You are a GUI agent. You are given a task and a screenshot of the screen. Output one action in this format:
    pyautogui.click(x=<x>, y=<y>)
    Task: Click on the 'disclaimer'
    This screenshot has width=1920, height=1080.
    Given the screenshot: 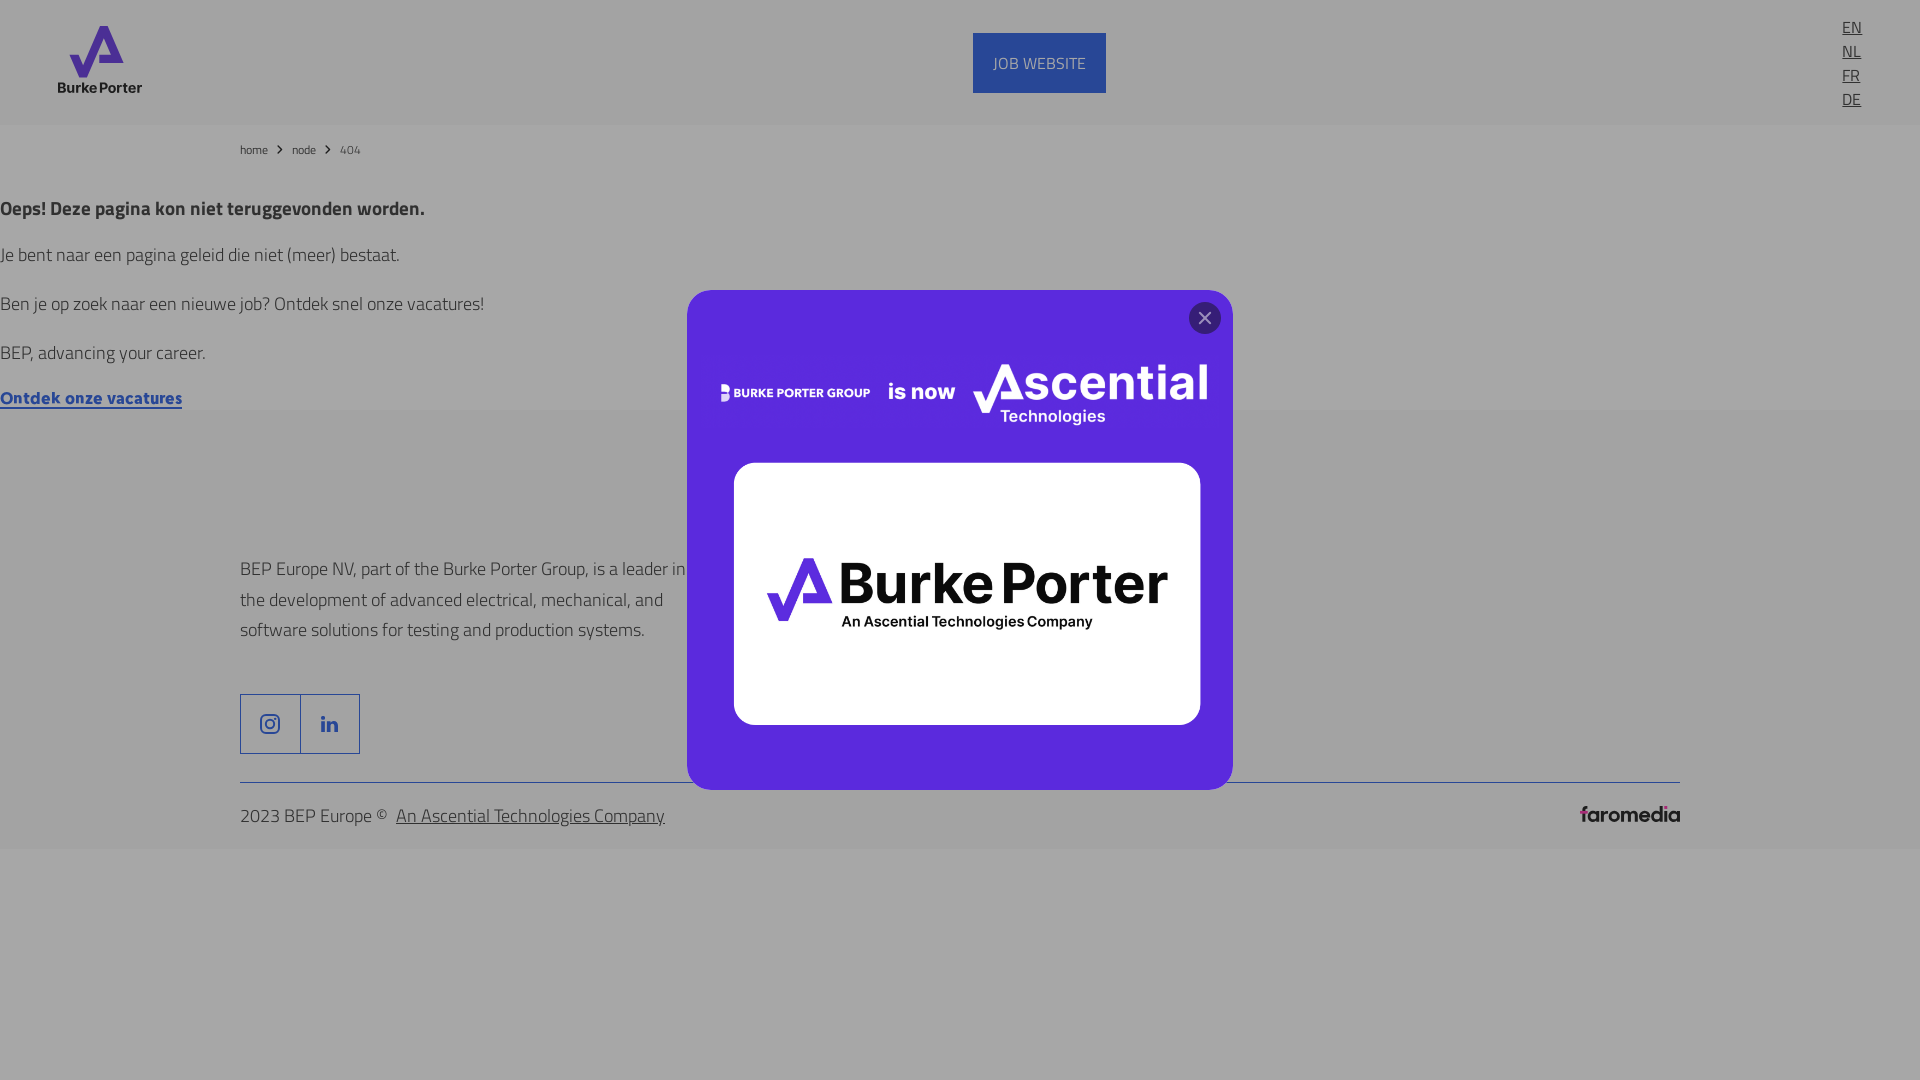 What is the action you would take?
    pyautogui.click(x=1082, y=568)
    